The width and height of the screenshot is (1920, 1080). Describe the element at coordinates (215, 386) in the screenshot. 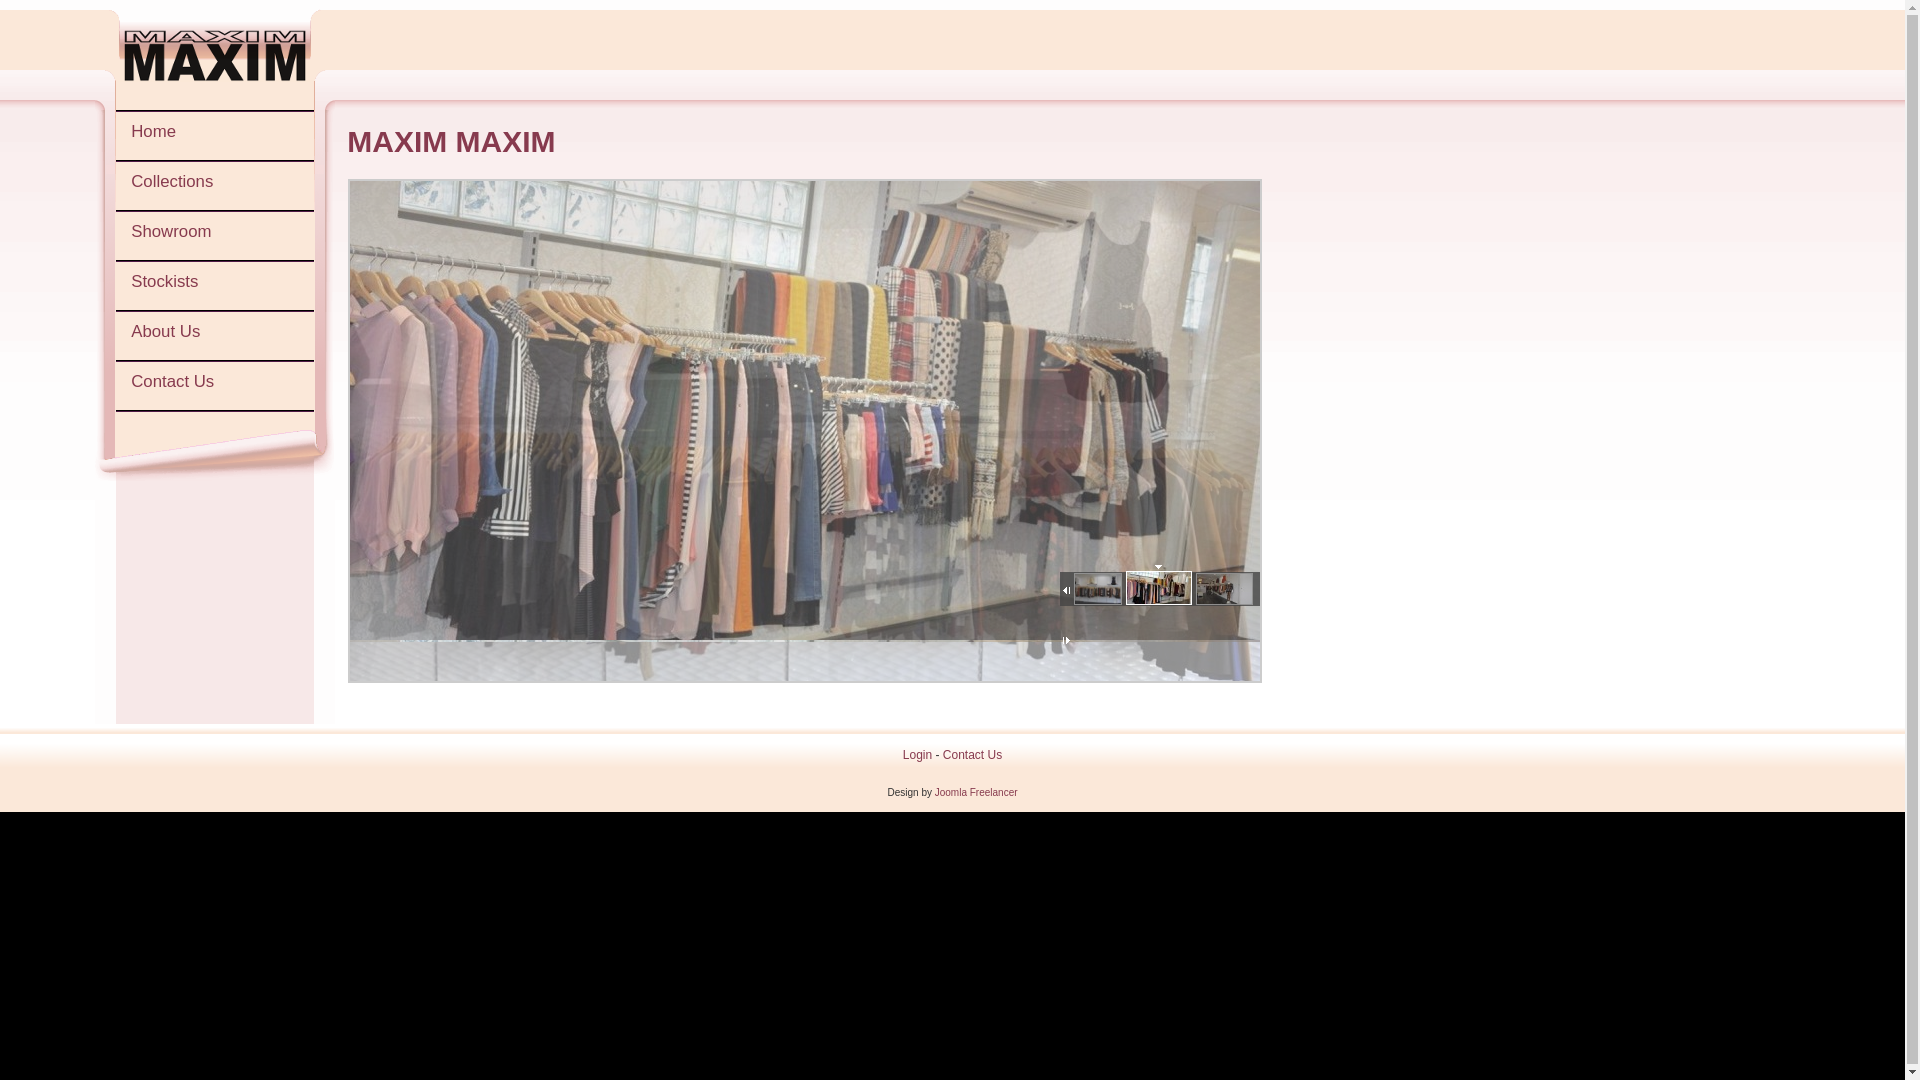

I see `'Contact Us'` at that location.